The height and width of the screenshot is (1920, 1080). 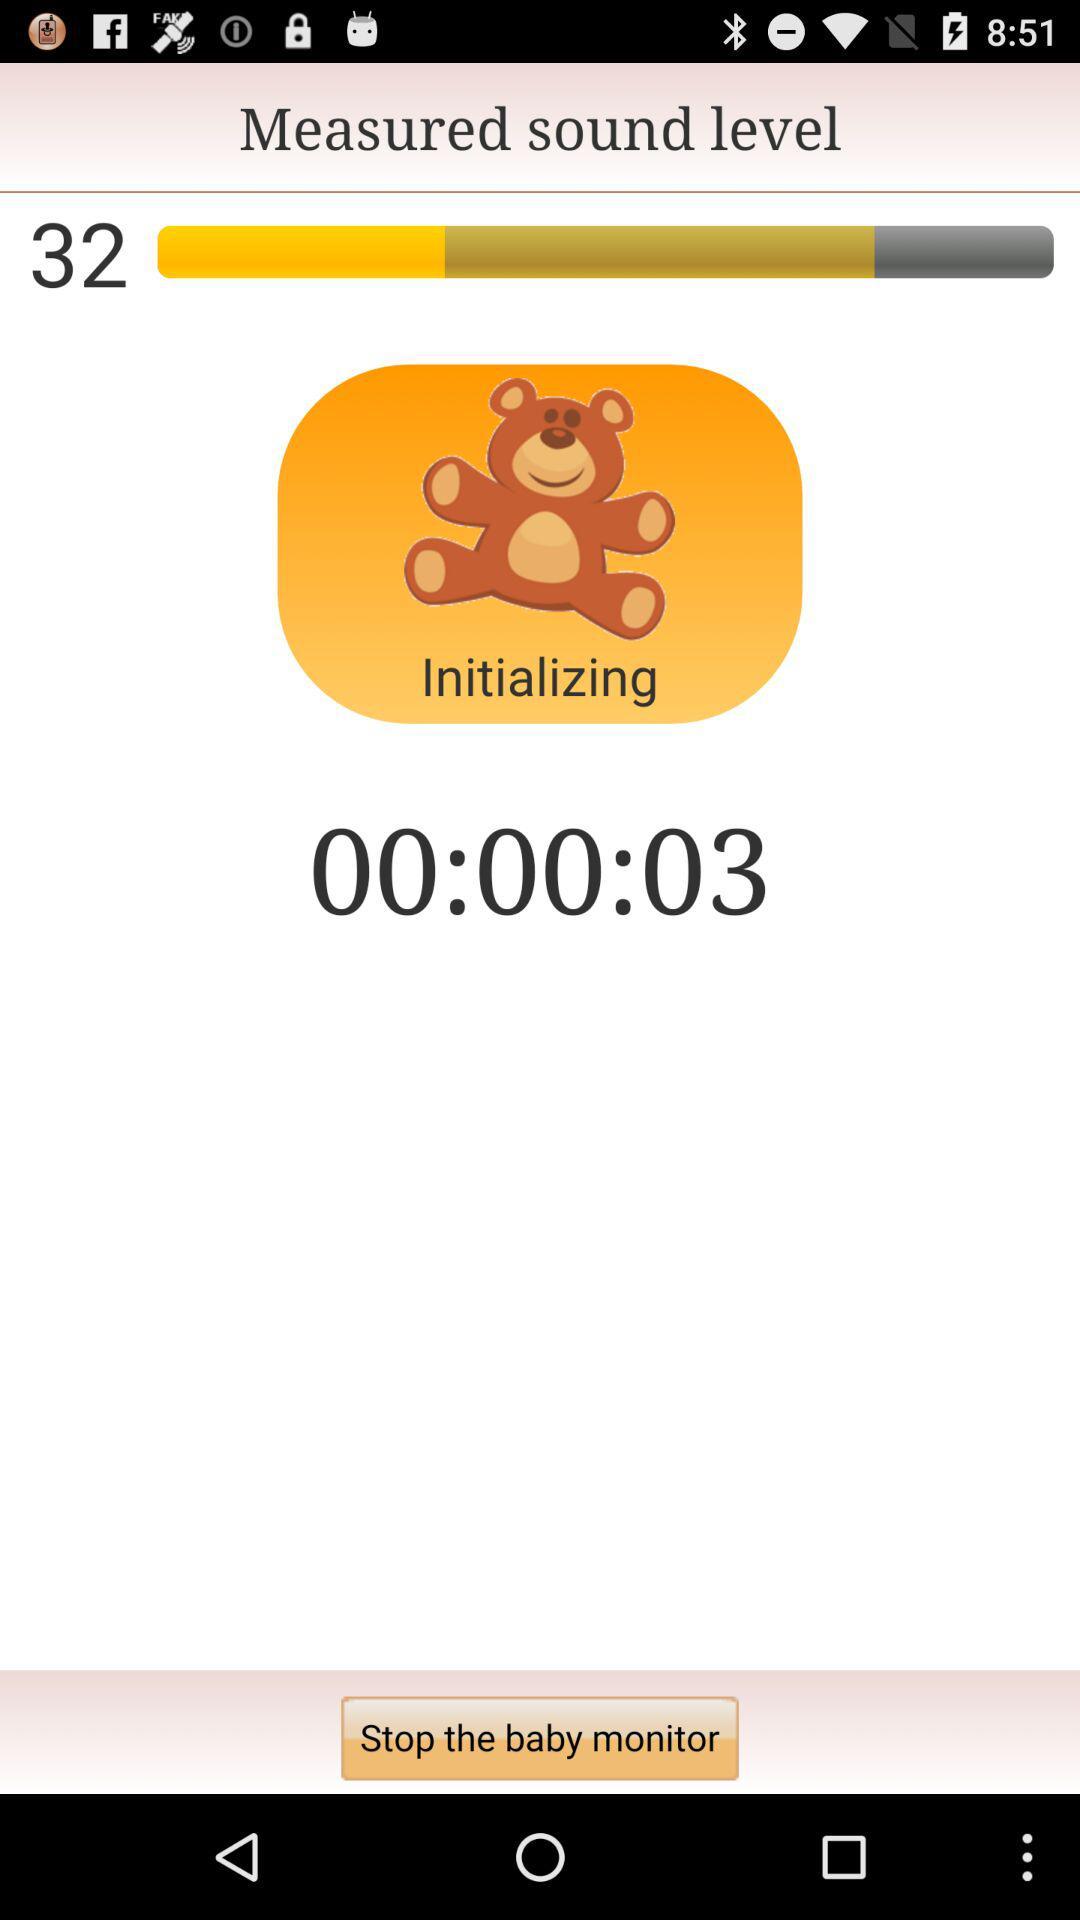 I want to click on the stop the baby button, so click(x=540, y=1737).